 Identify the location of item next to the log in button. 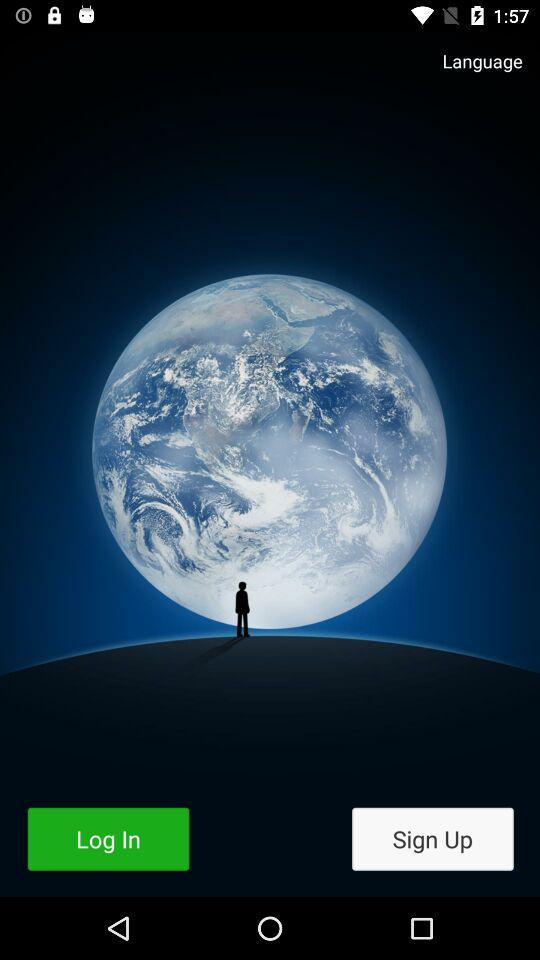
(431, 839).